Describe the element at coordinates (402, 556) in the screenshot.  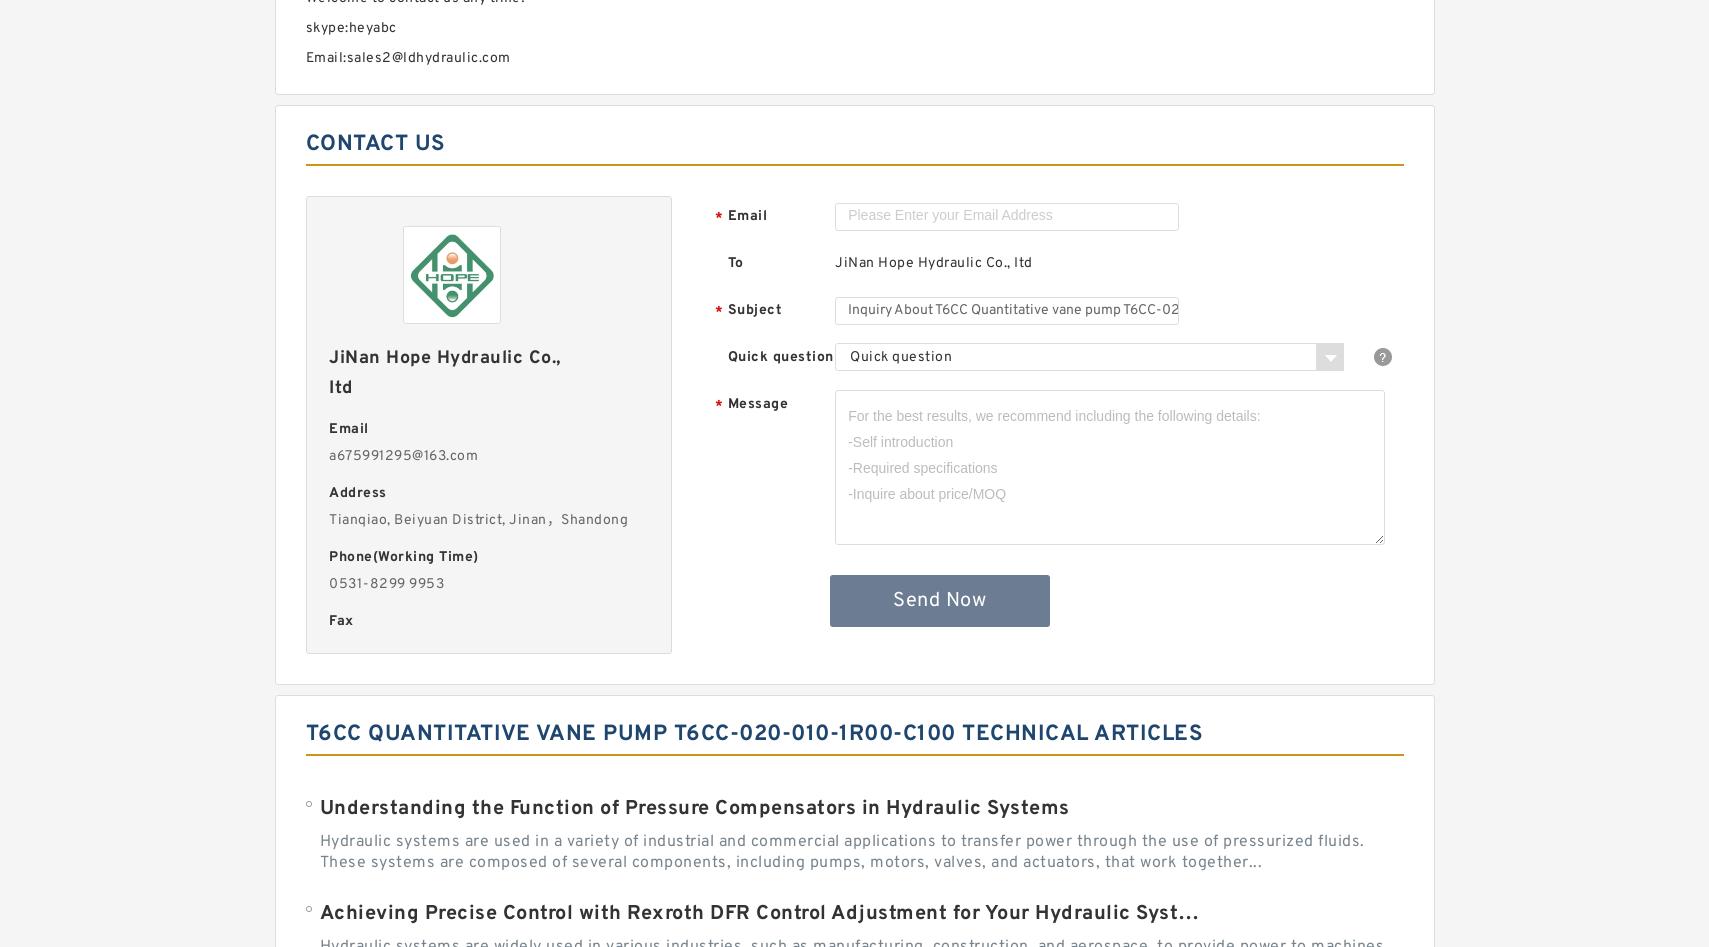
I see `'Phone(Working Time)'` at that location.